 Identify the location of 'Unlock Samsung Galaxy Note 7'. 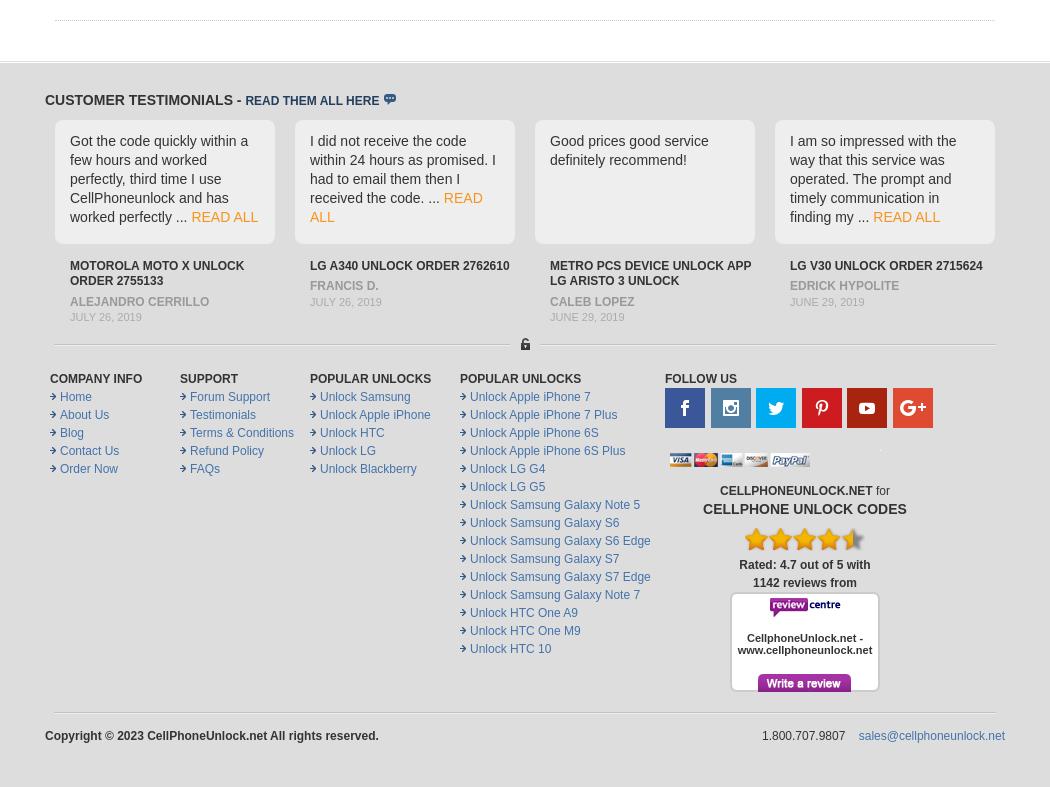
(469, 593).